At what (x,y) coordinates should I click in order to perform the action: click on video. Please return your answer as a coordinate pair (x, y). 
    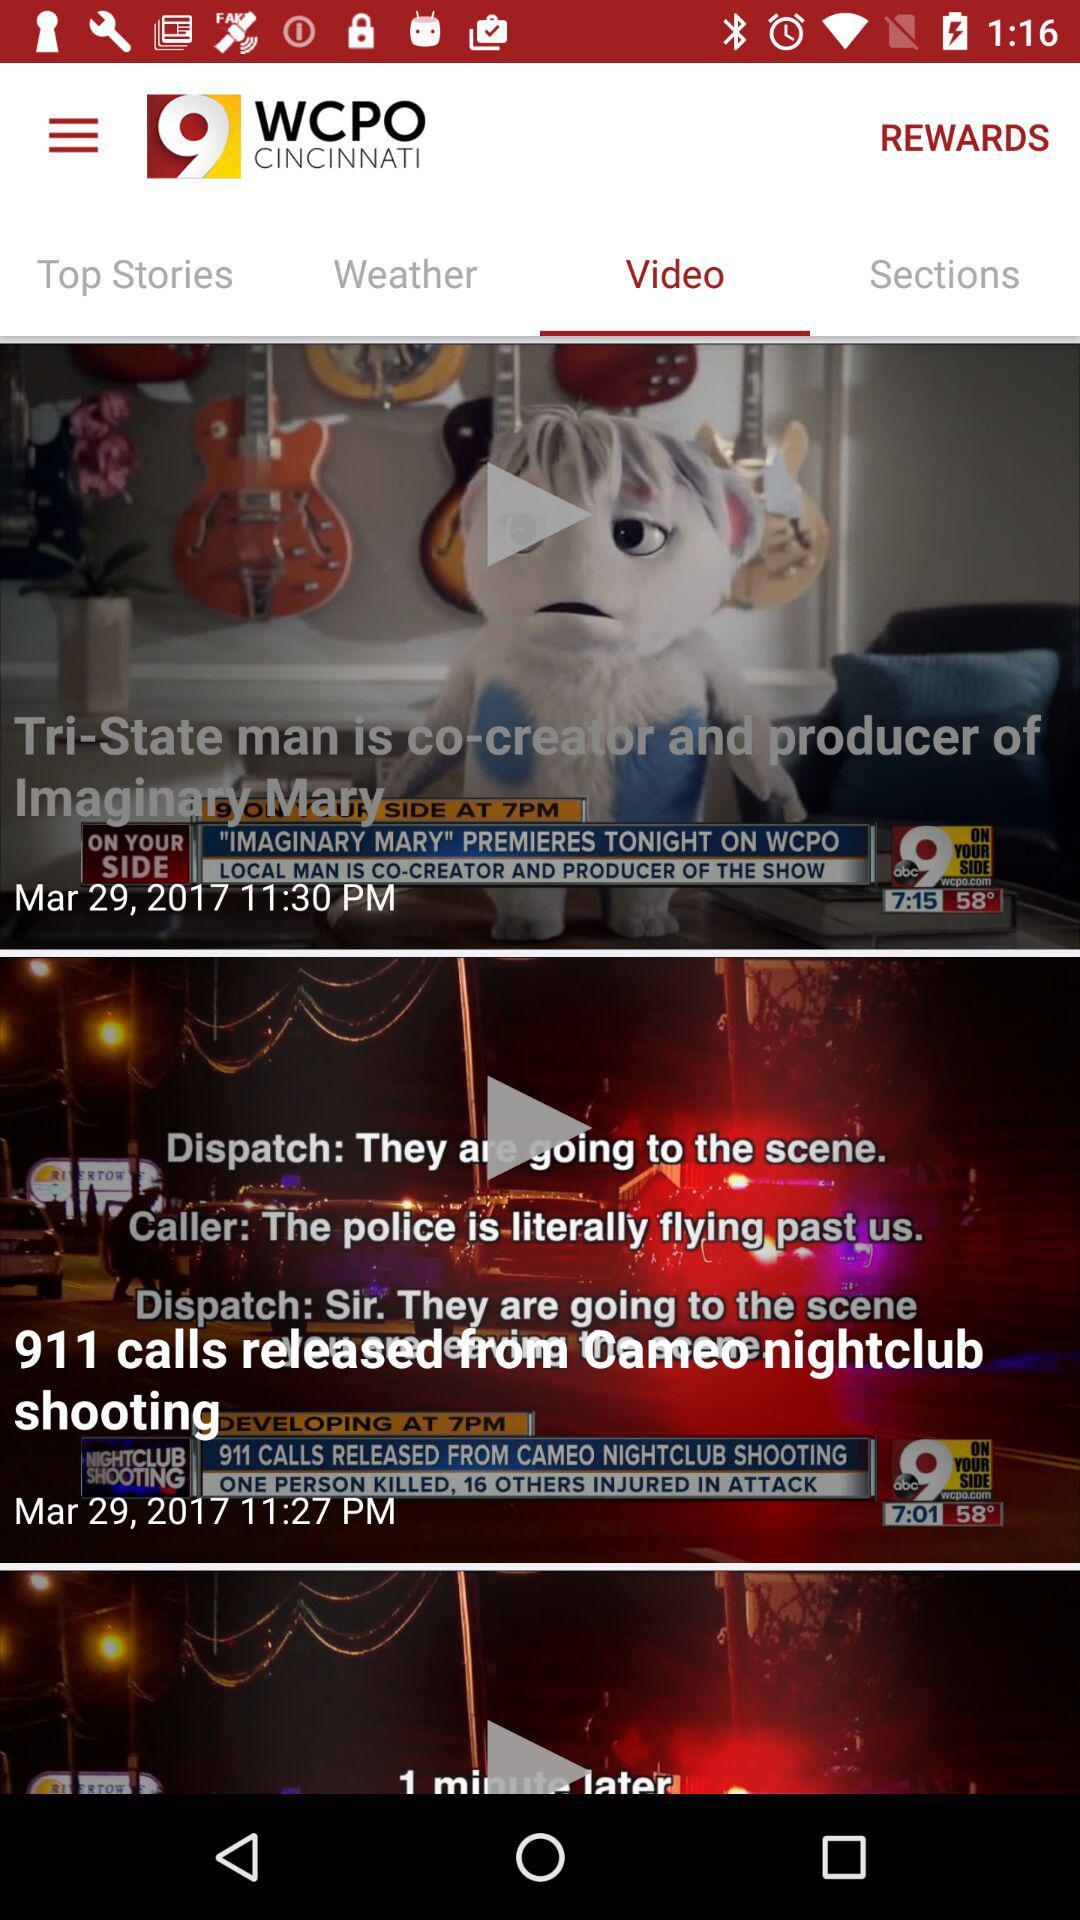
    Looking at the image, I should click on (540, 646).